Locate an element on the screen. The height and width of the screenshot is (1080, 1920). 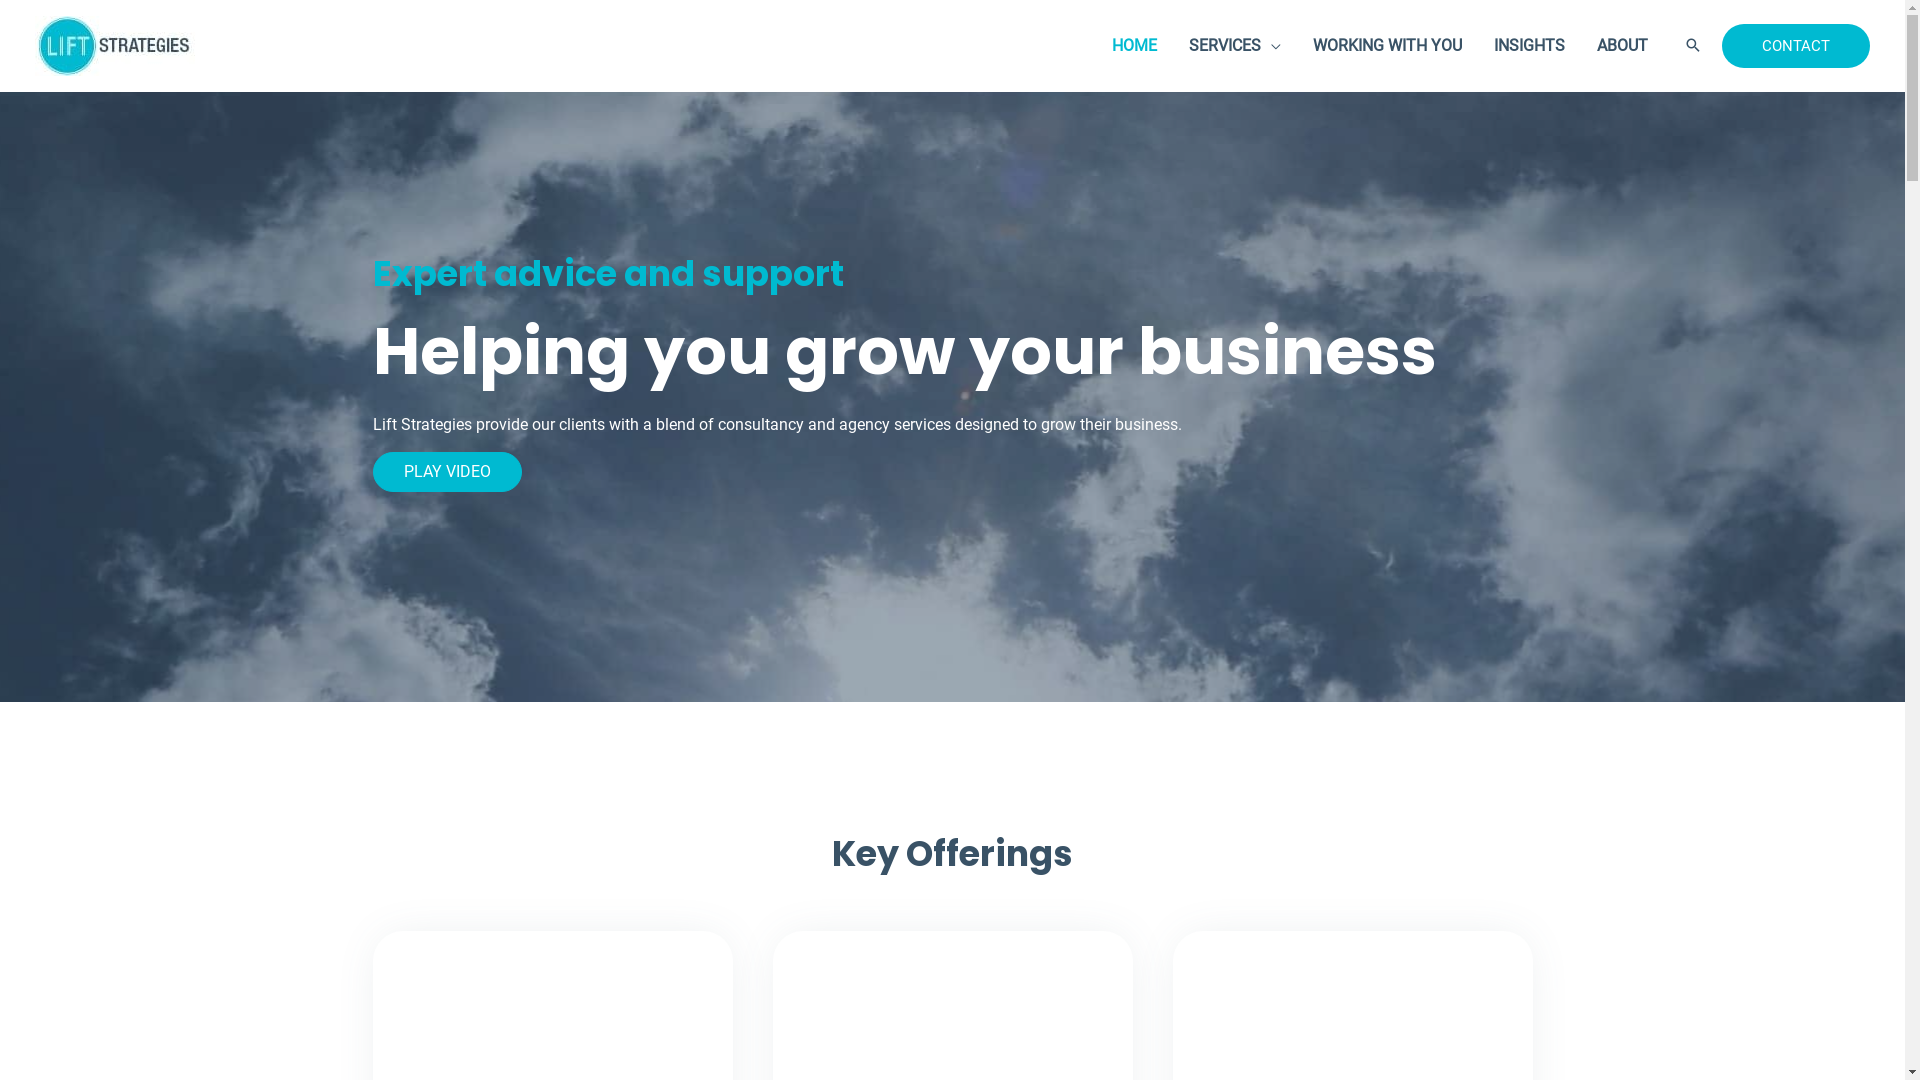
'CONTACT' is located at coordinates (1795, 45).